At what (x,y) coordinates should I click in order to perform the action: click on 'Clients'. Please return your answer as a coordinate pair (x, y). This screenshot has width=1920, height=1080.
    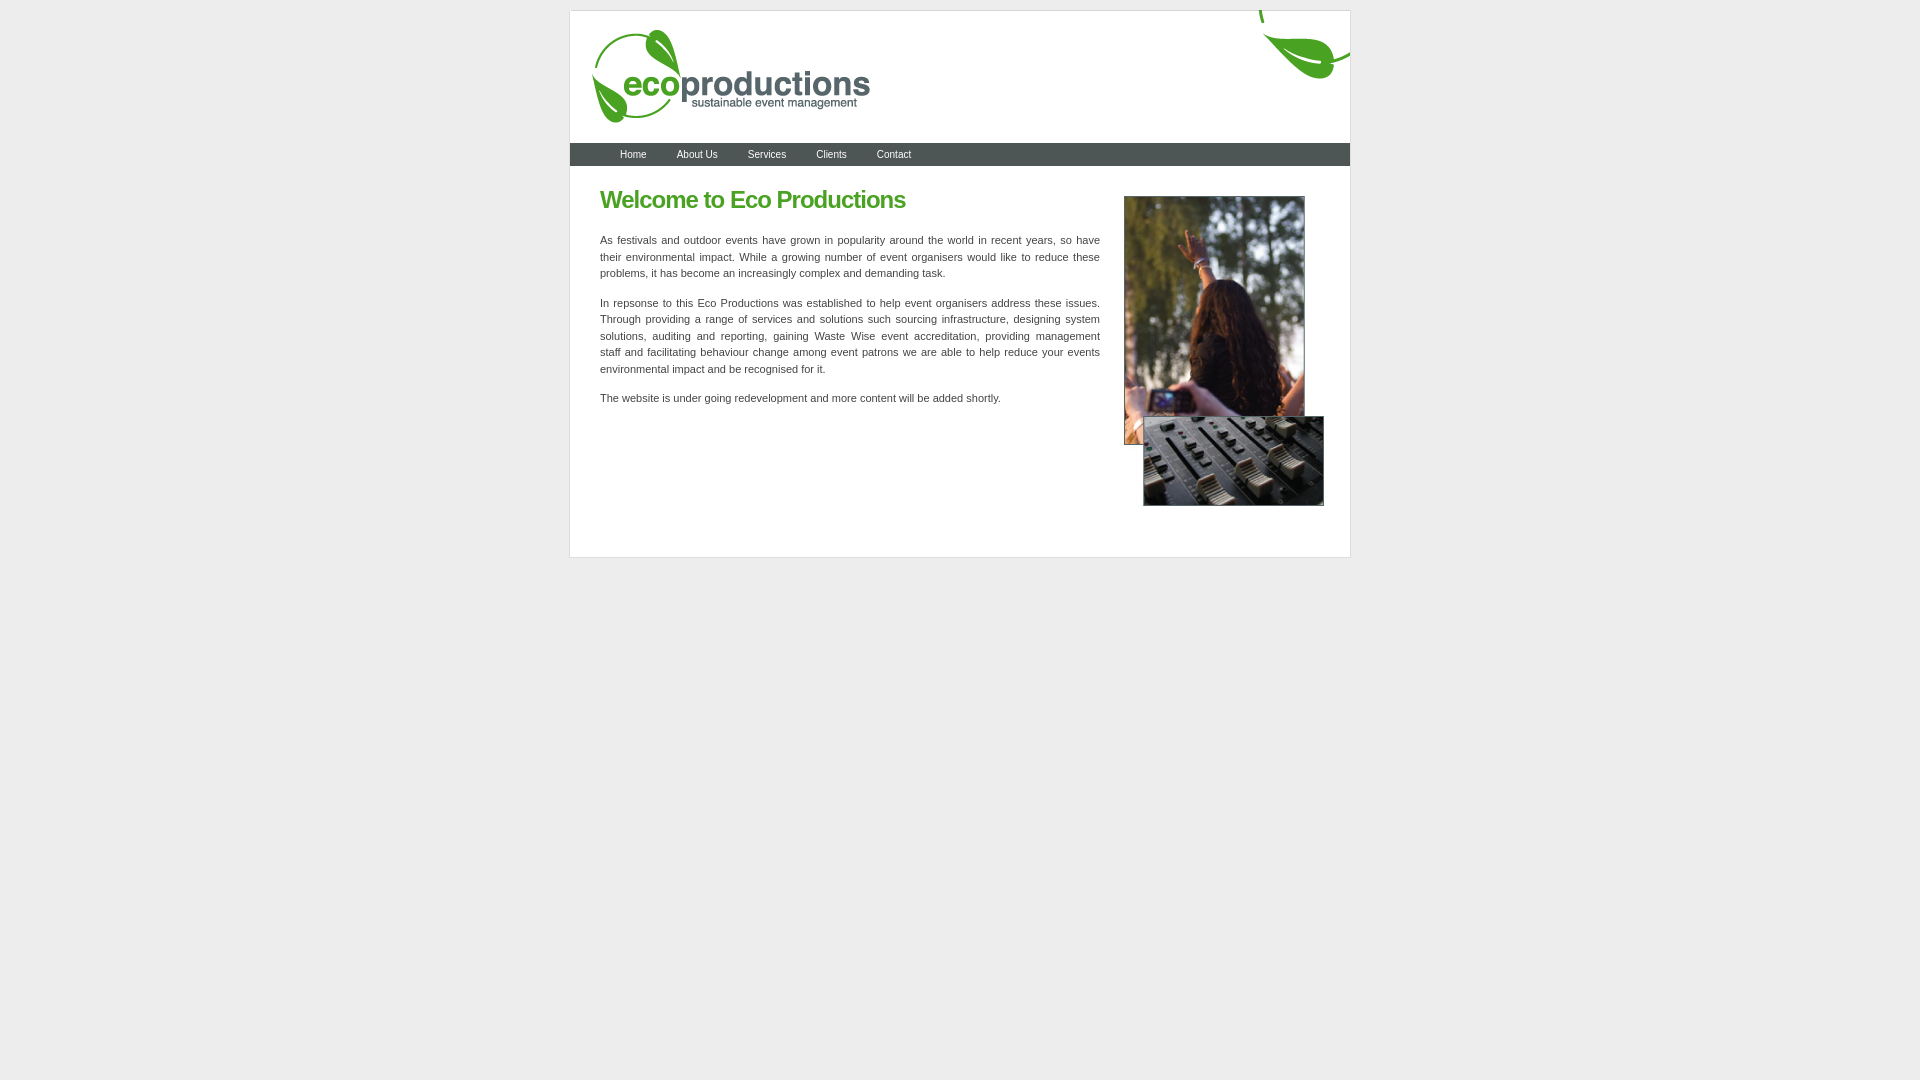
    Looking at the image, I should click on (831, 153).